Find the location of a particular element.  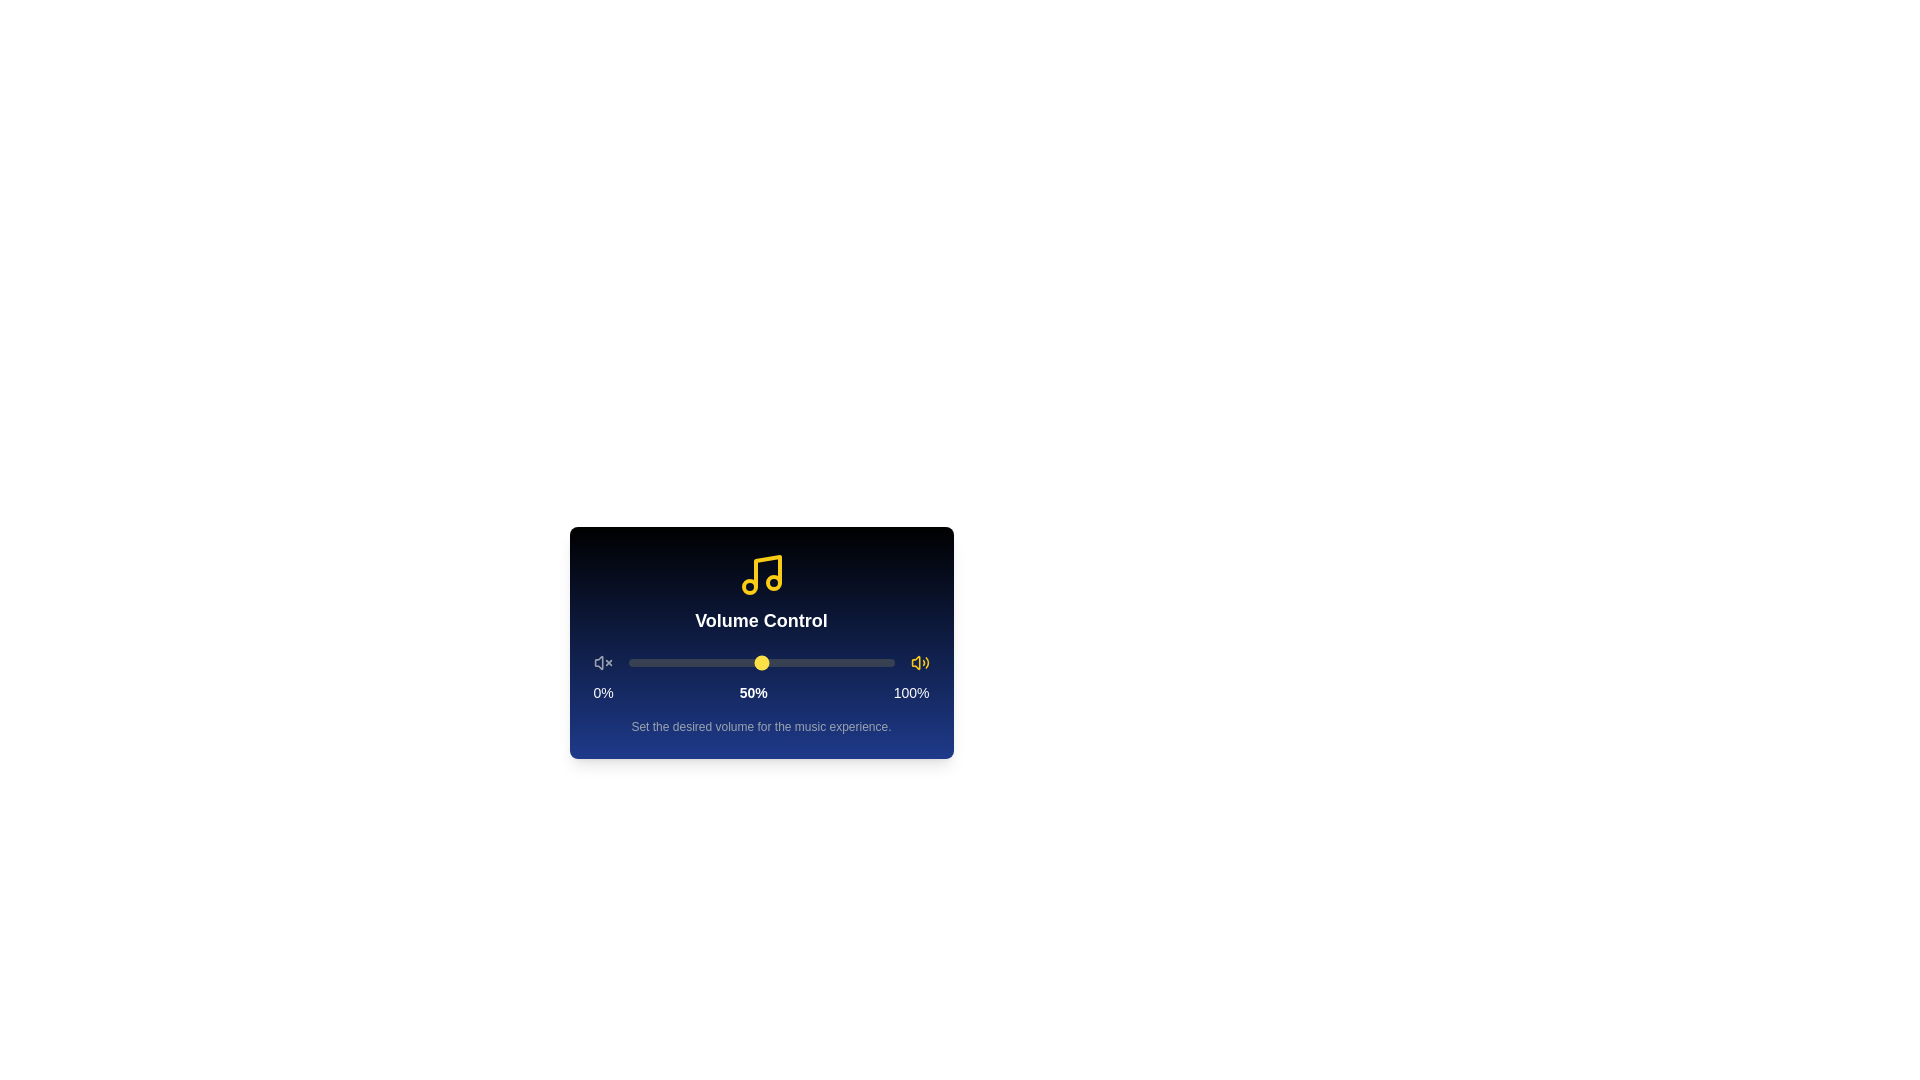

the volume slider to 69% is located at coordinates (811, 663).